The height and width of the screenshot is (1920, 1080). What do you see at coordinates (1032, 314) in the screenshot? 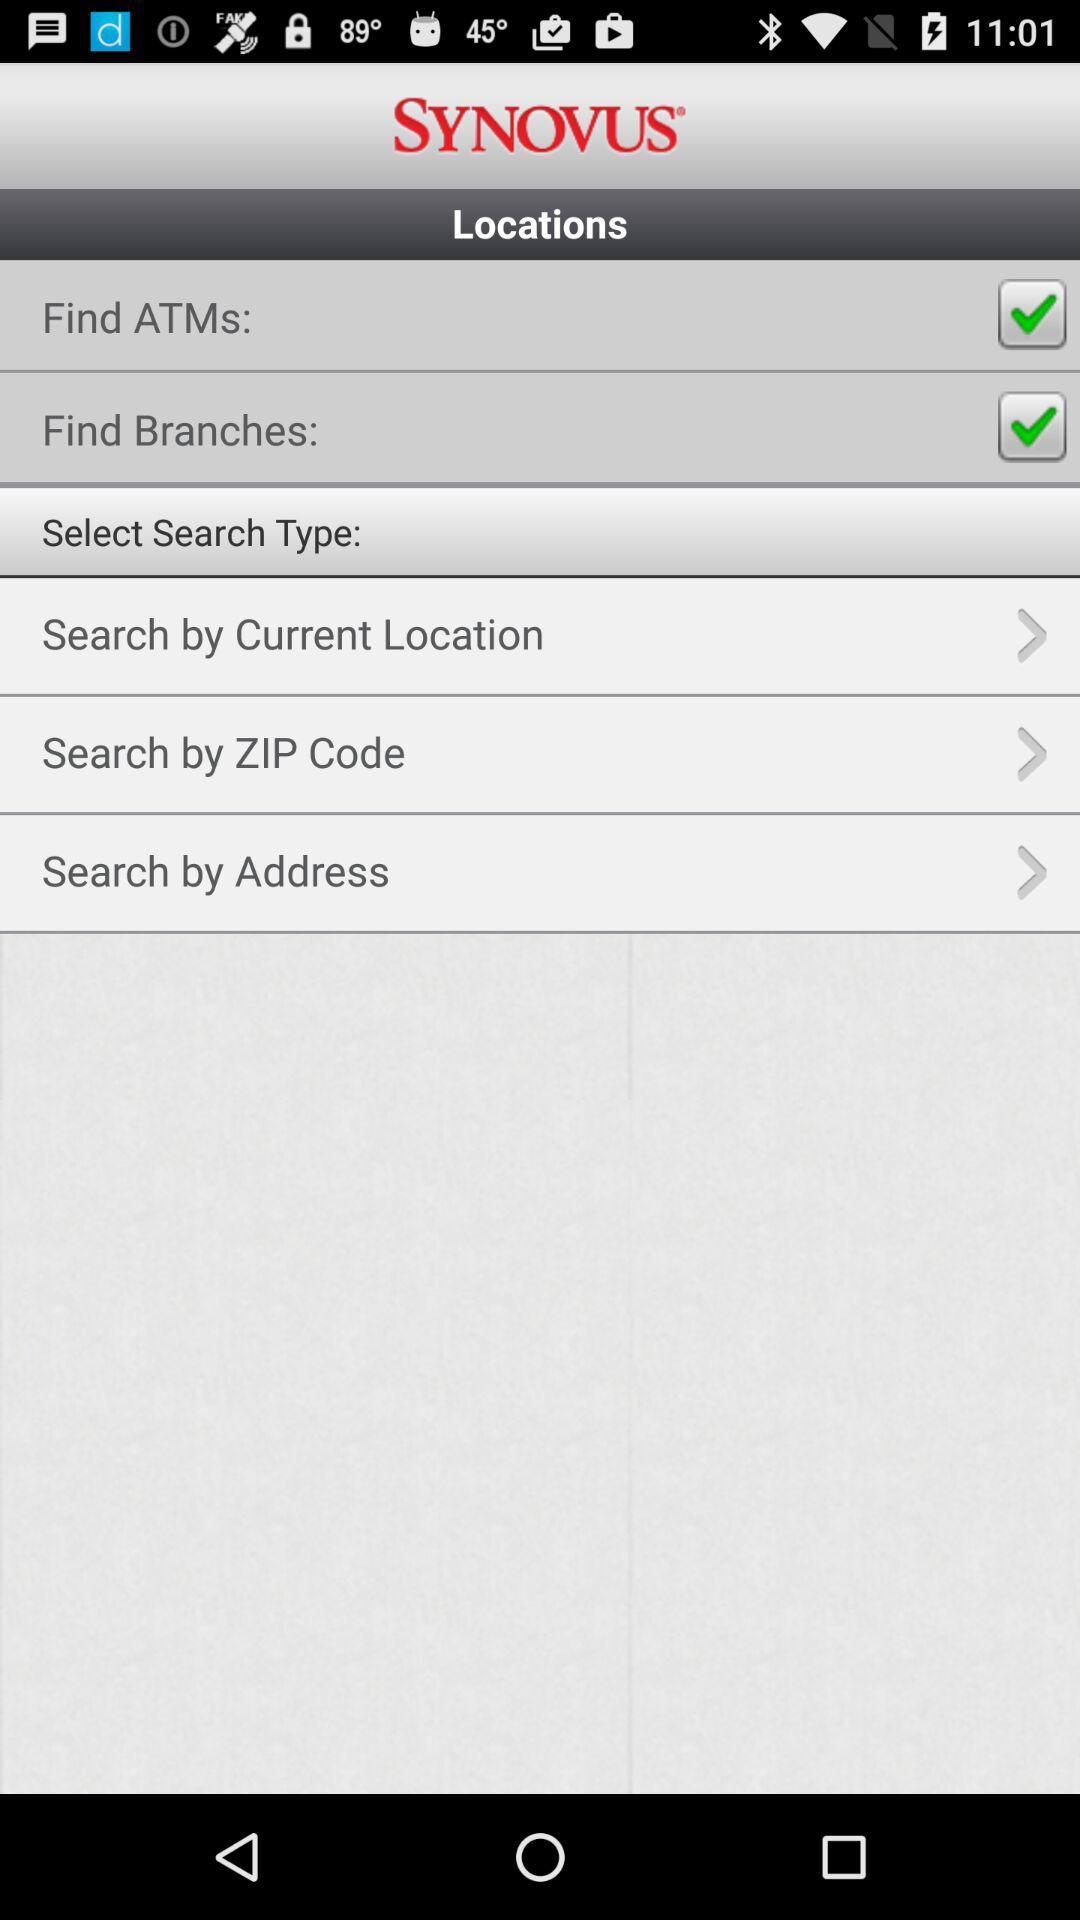
I see `ok` at bounding box center [1032, 314].